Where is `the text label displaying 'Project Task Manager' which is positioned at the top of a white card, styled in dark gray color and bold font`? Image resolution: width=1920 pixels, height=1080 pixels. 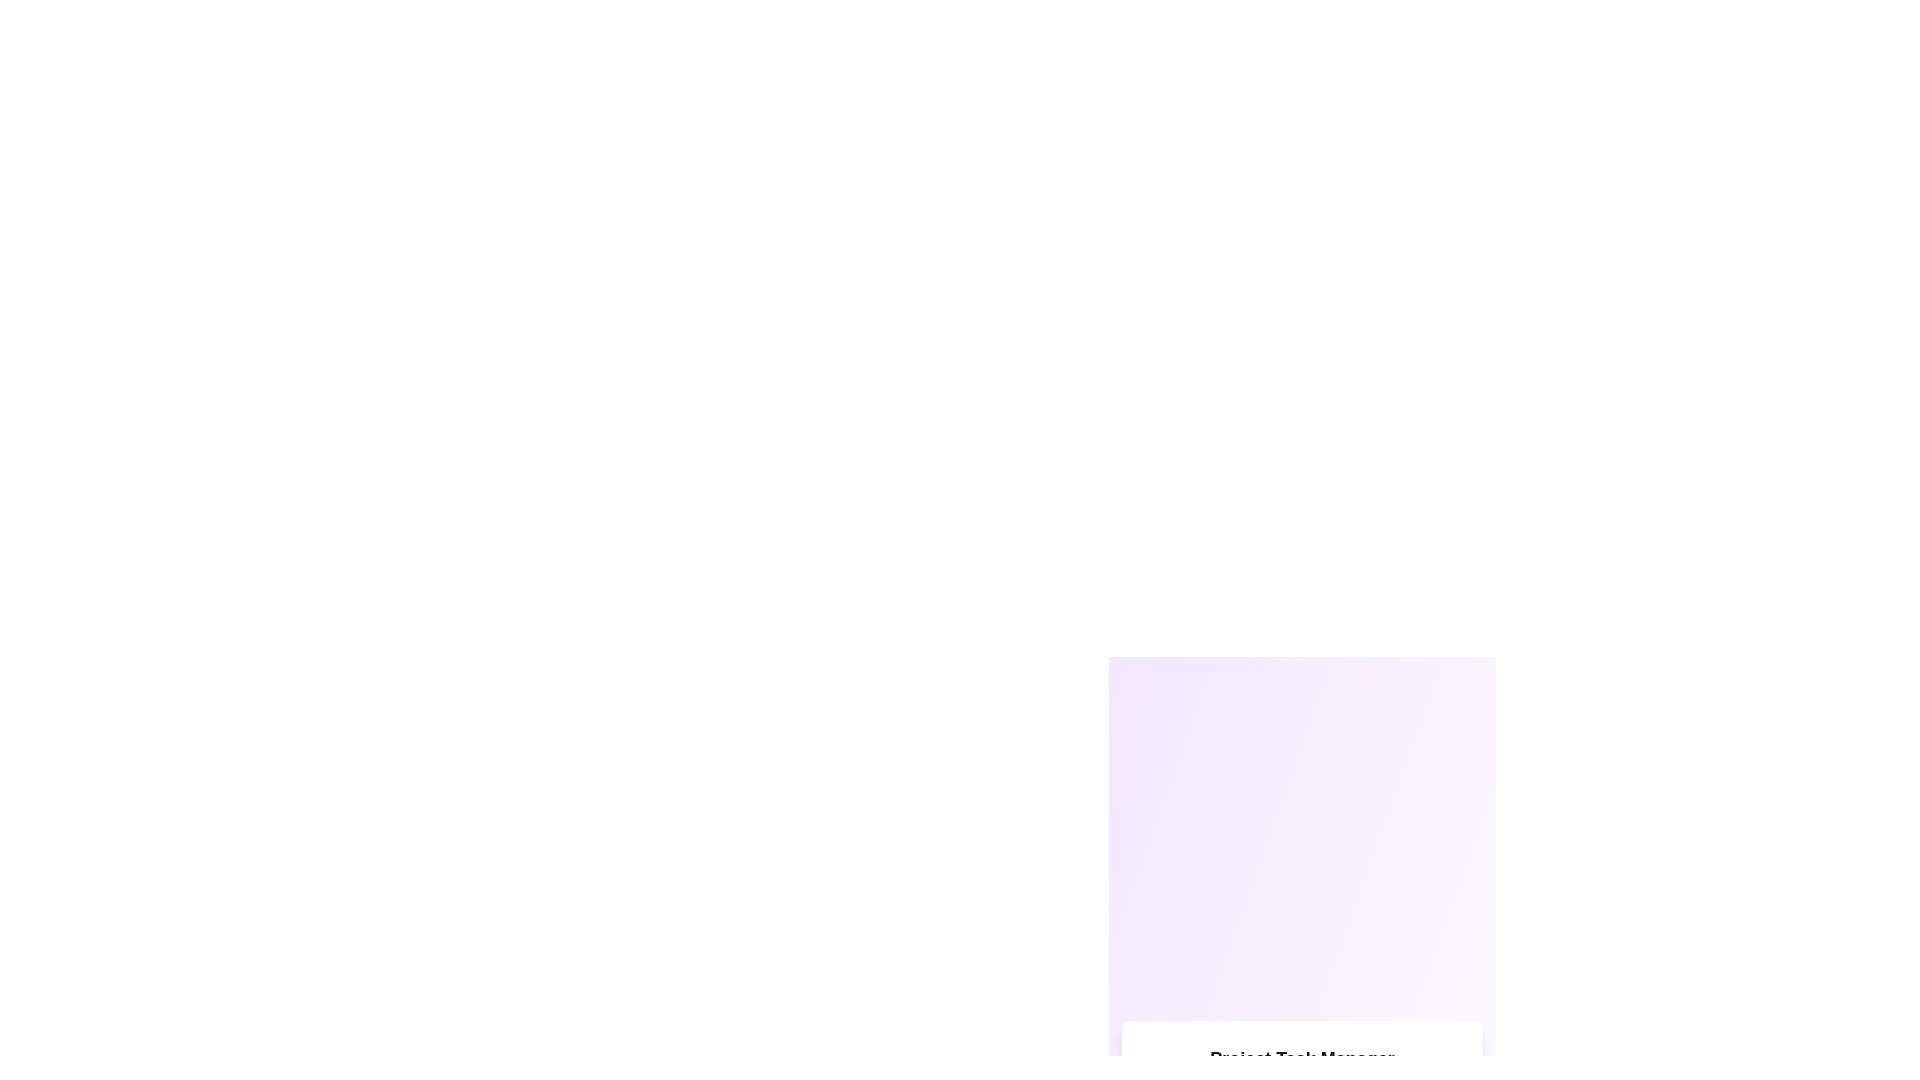
the text label displaying 'Project Task Manager' which is positioned at the top of a white card, styled in dark gray color and bold font is located at coordinates (1302, 1058).